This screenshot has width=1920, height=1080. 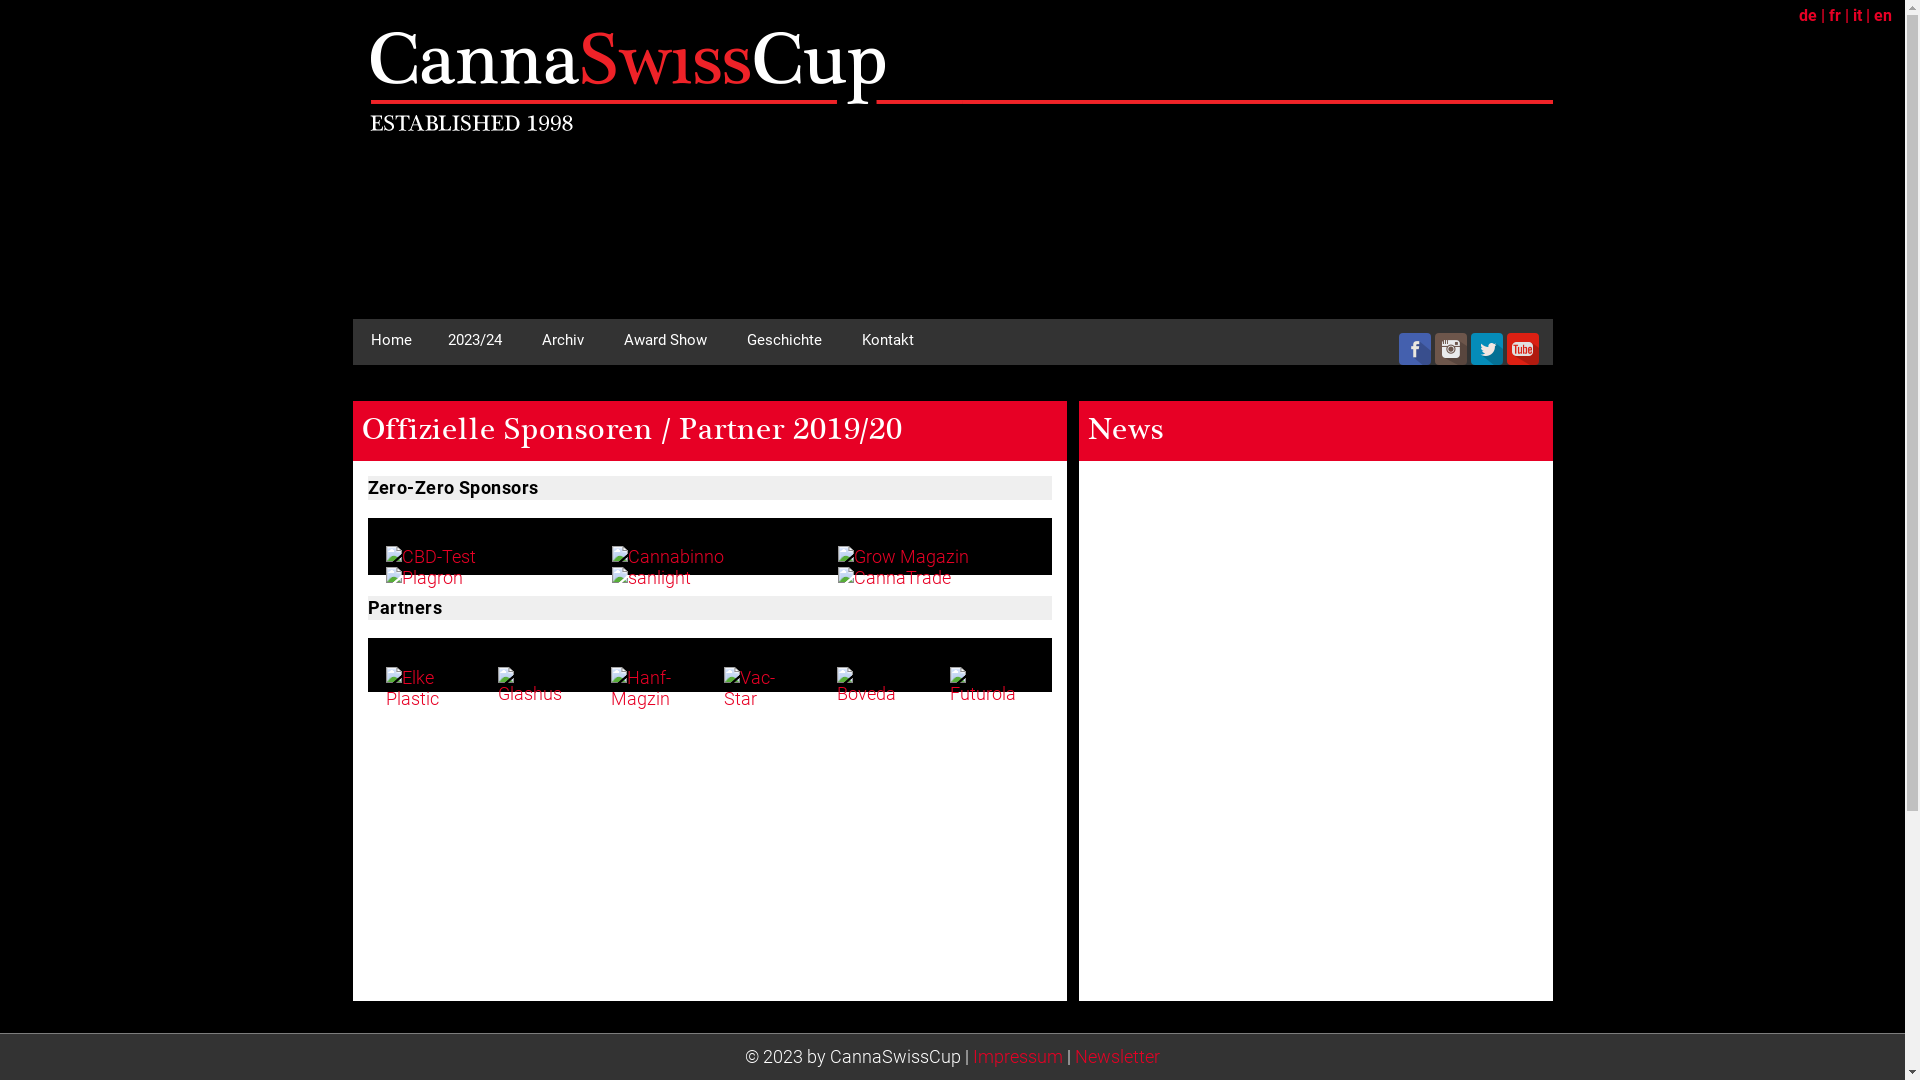 I want to click on 'Award Show', so click(x=665, y=338).